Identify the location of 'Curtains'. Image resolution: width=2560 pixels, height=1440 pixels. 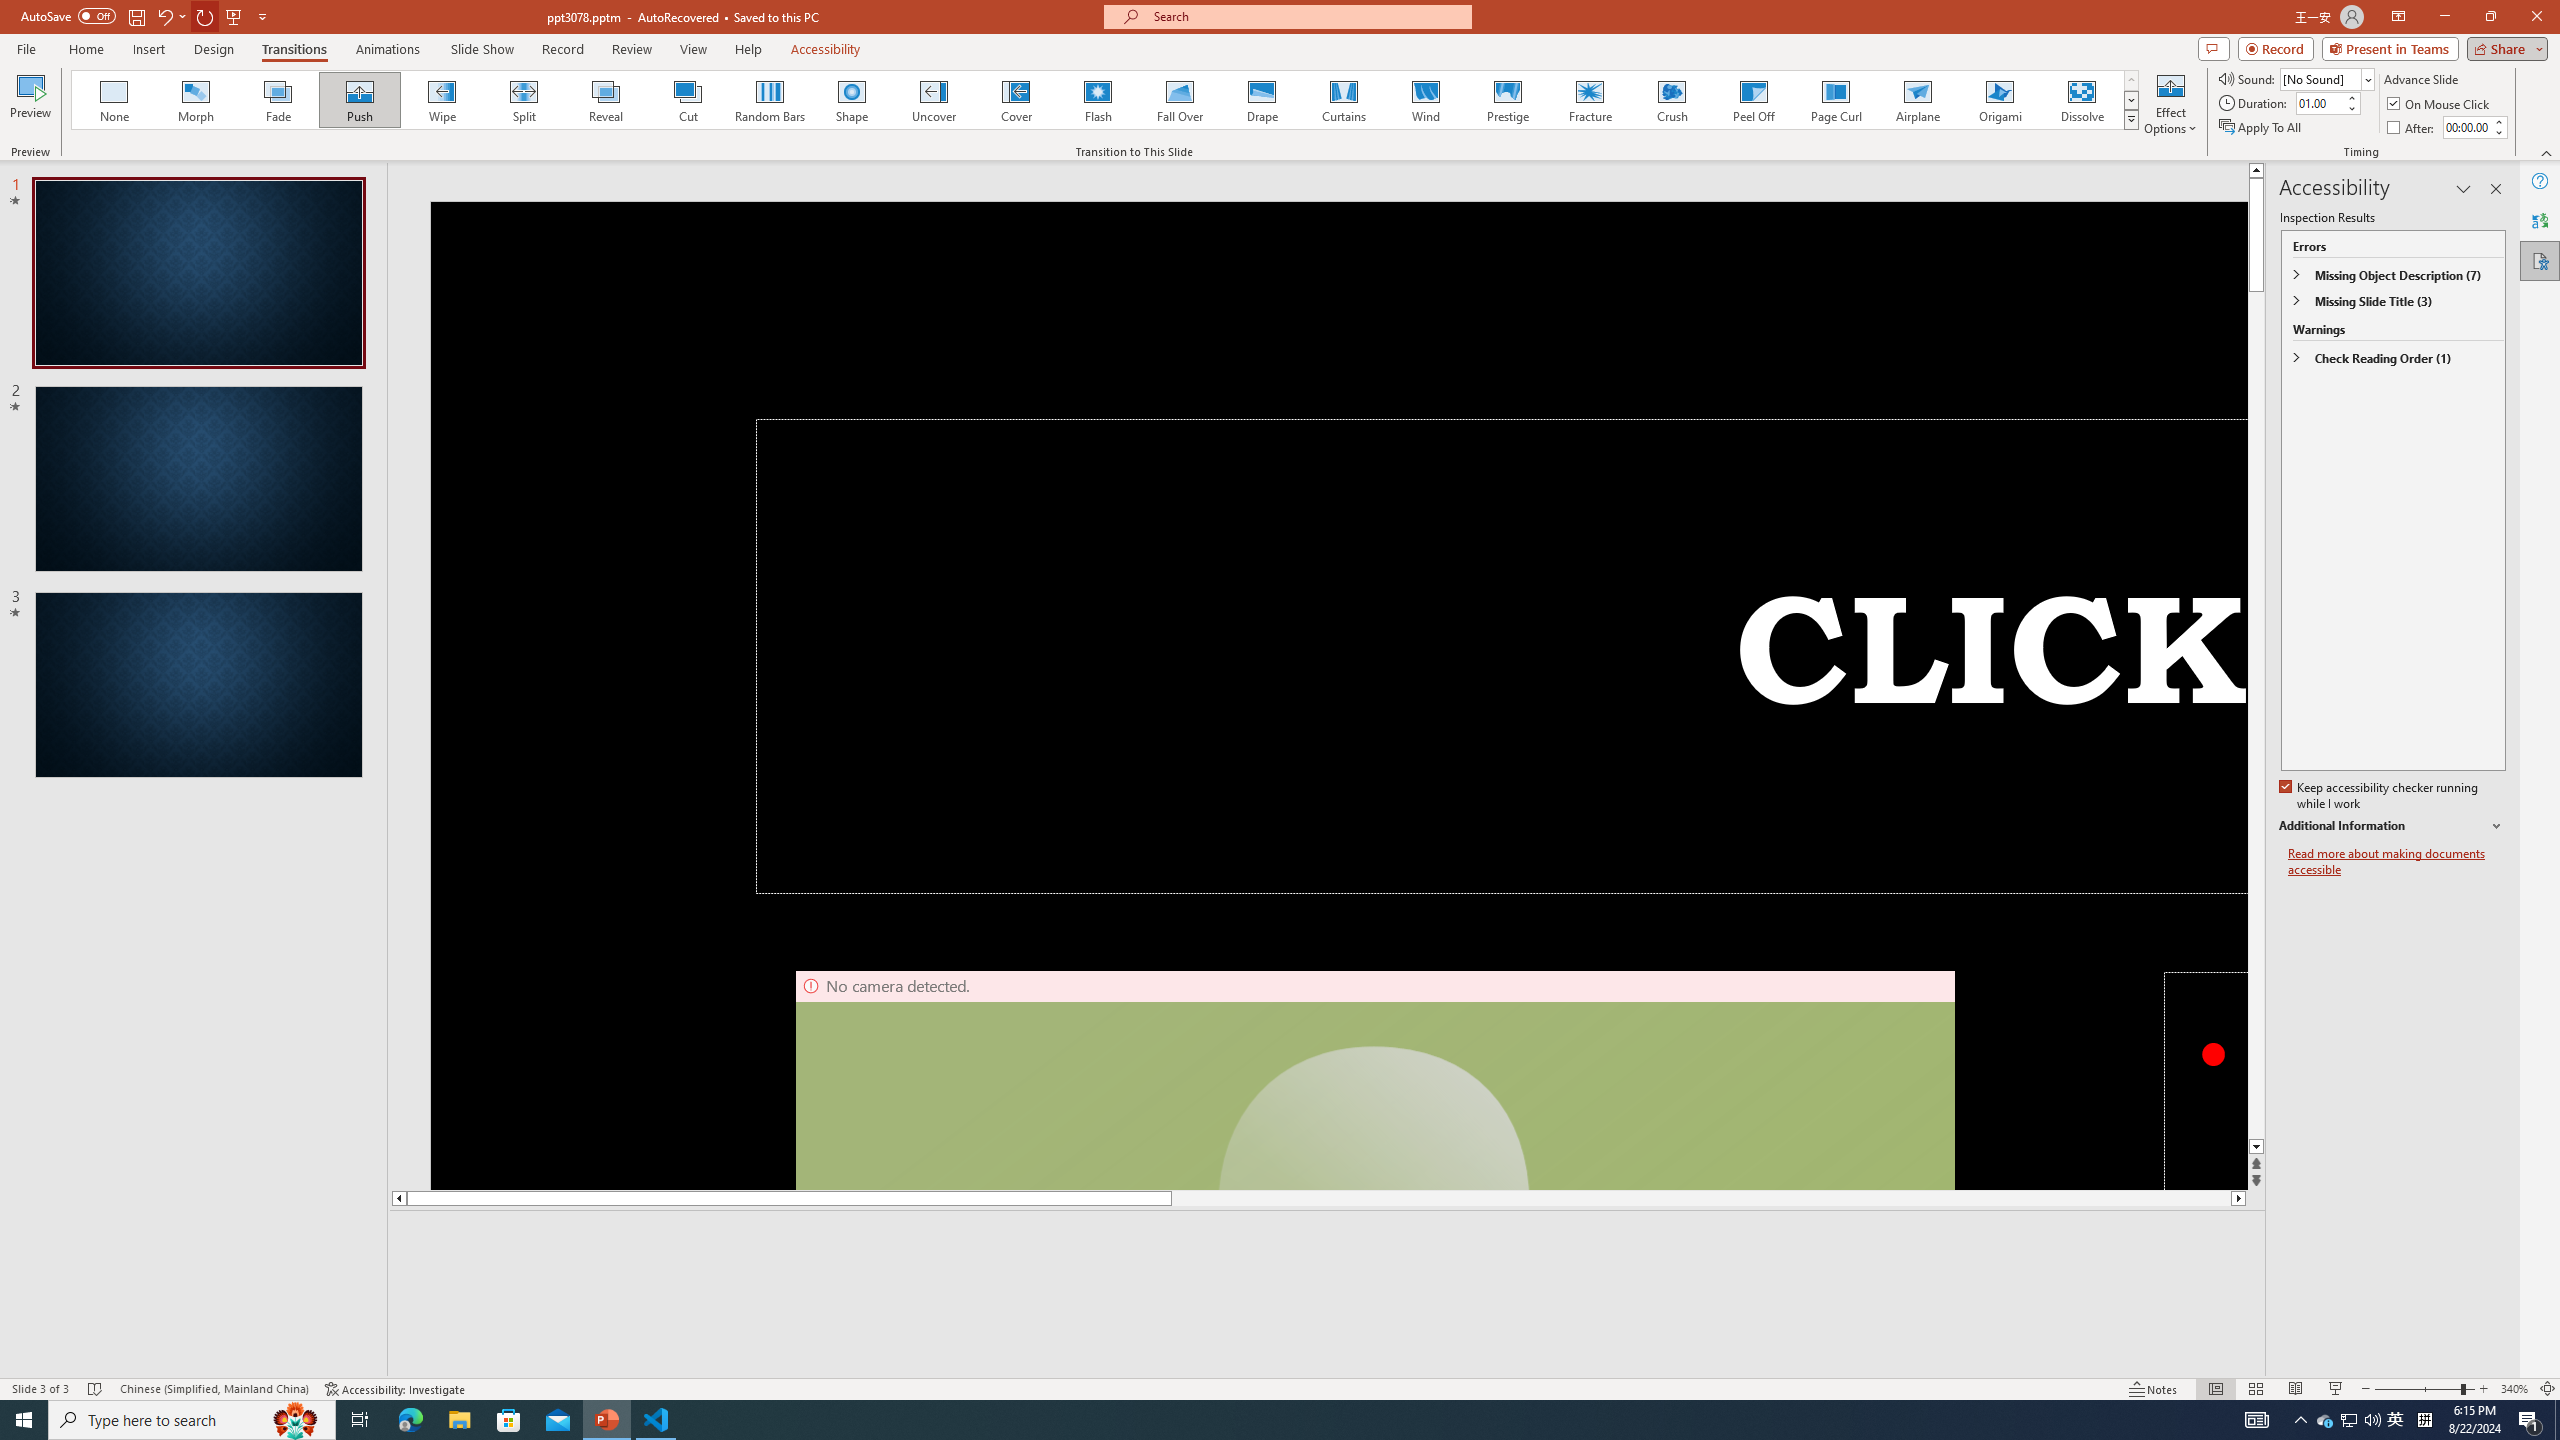
(1344, 99).